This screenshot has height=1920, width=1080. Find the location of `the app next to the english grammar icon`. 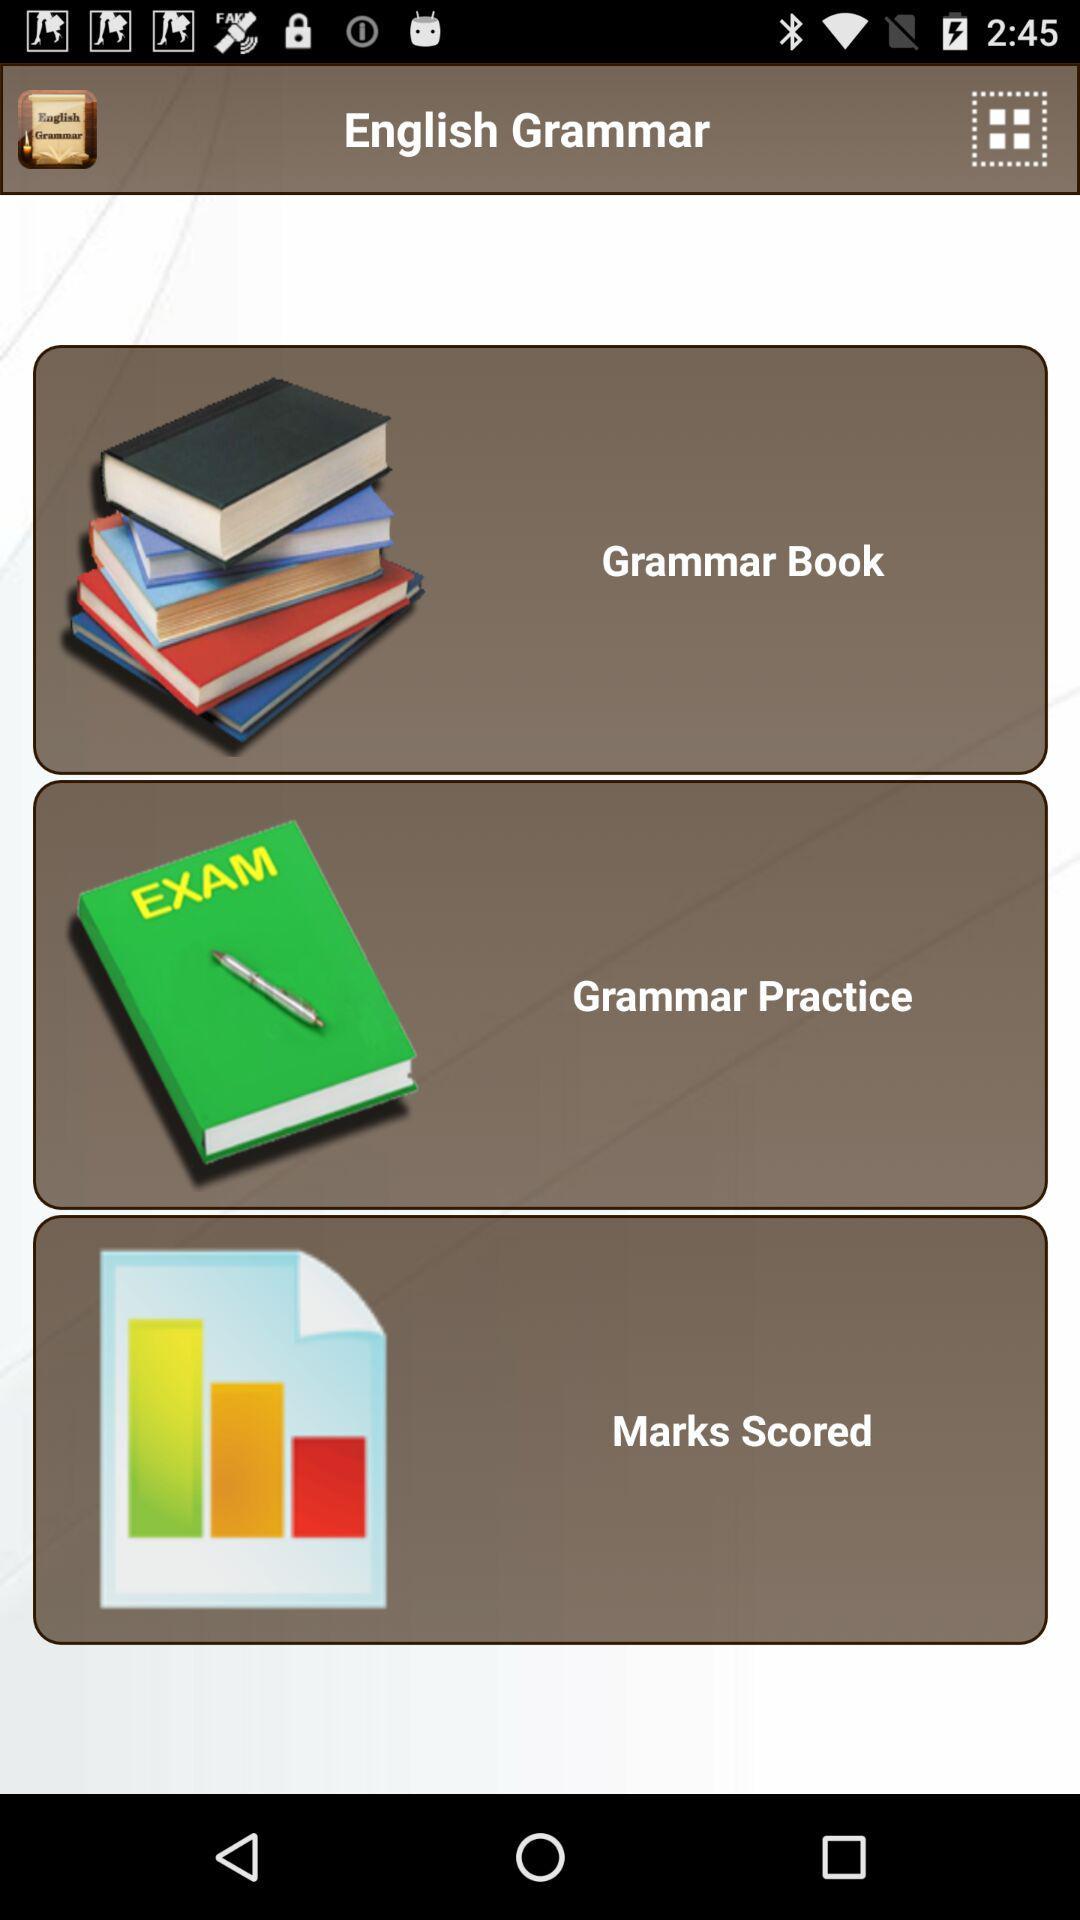

the app next to the english grammar icon is located at coordinates (56, 128).